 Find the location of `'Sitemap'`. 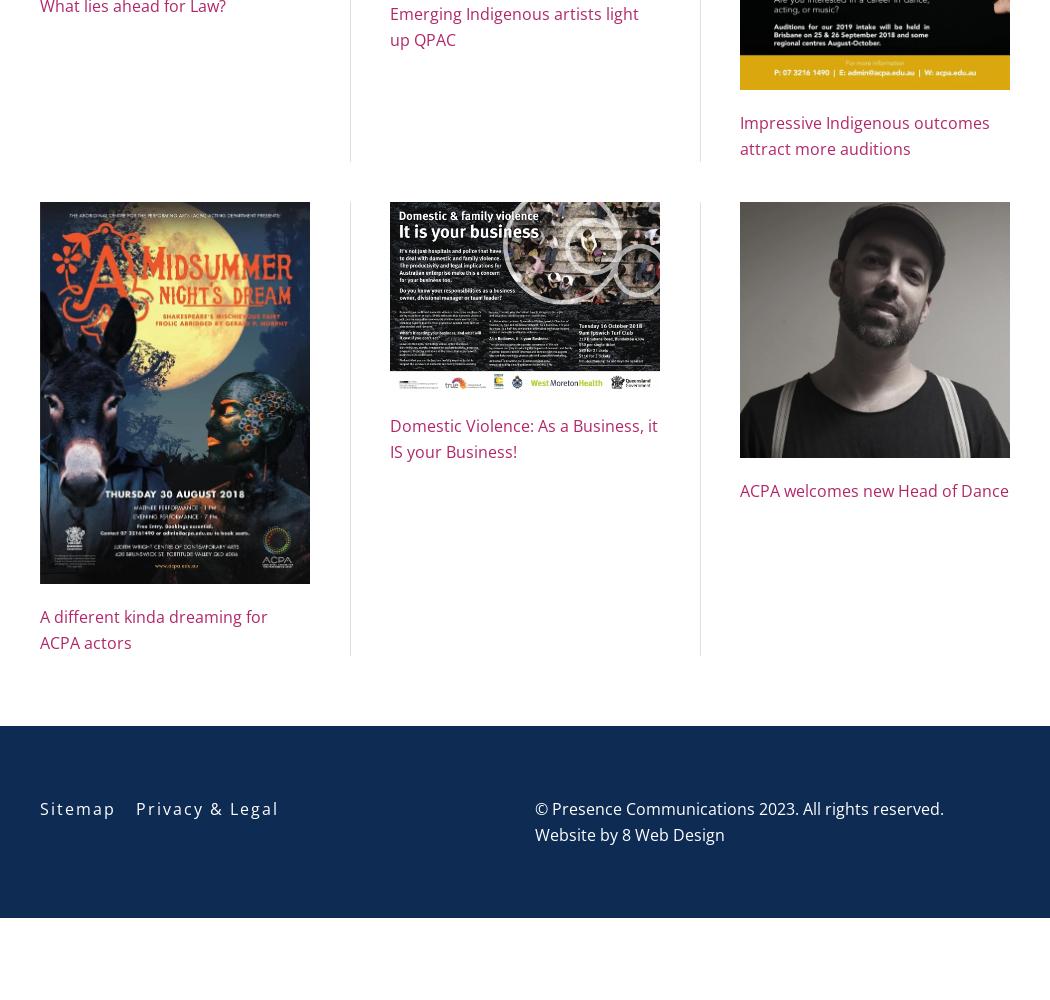

'Sitemap' is located at coordinates (78, 808).